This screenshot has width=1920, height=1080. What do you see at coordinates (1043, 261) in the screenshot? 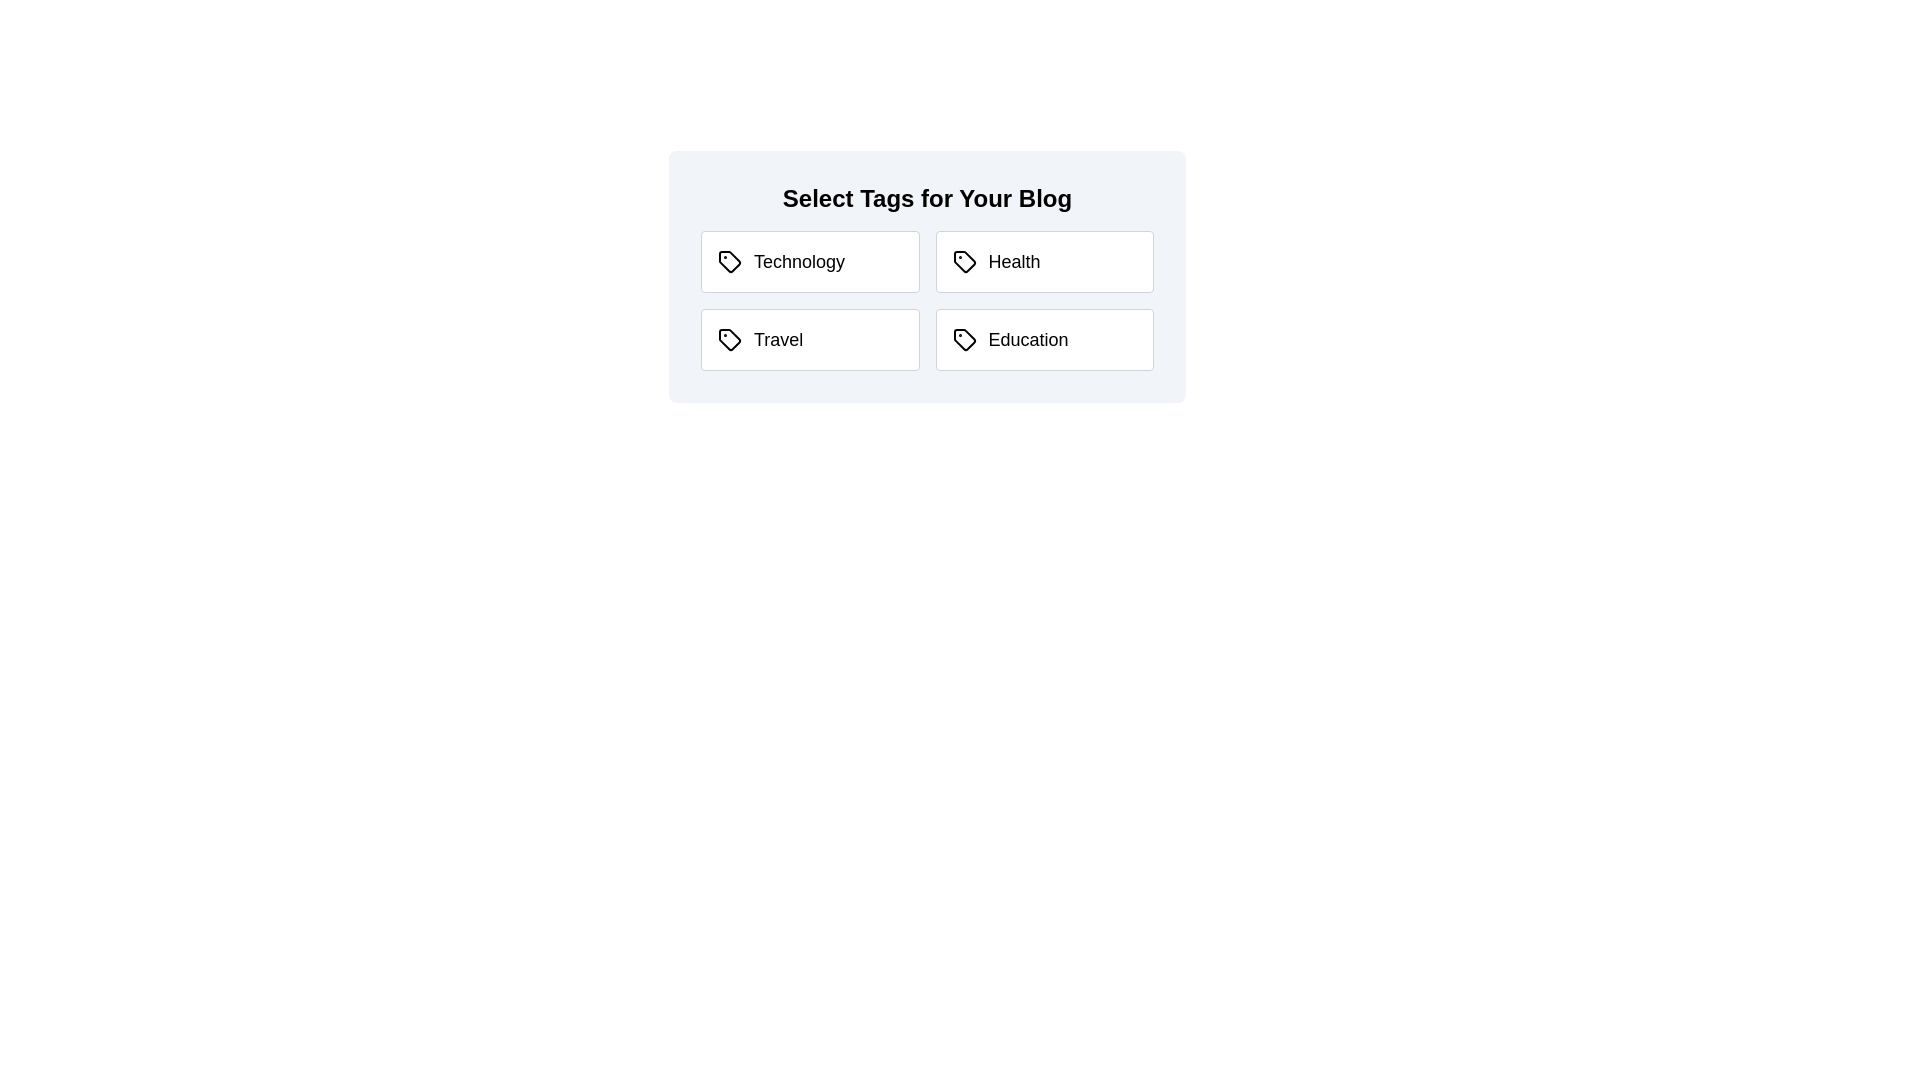
I see `the tag Health to toggle its selection state` at bounding box center [1043, 261].